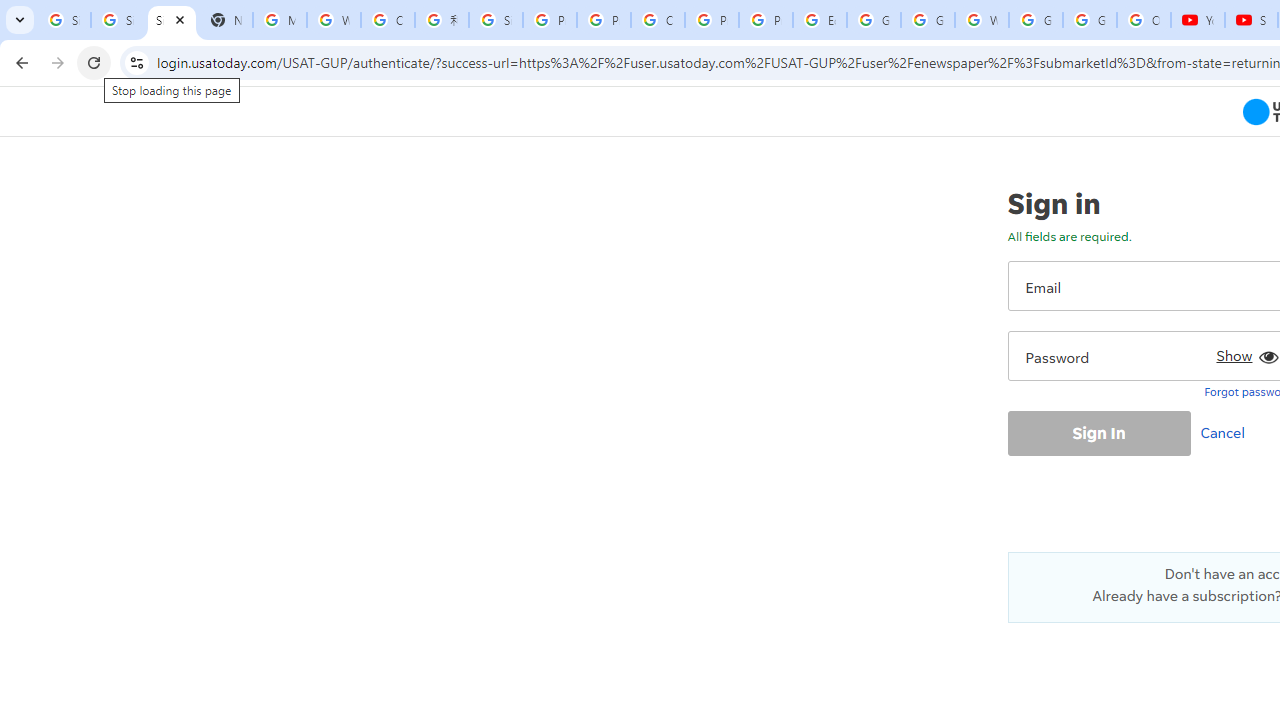  What do you see at coordinates (1243, 351) in the screenshot?
I see `'Show'` at bounding box center [1243, 351].